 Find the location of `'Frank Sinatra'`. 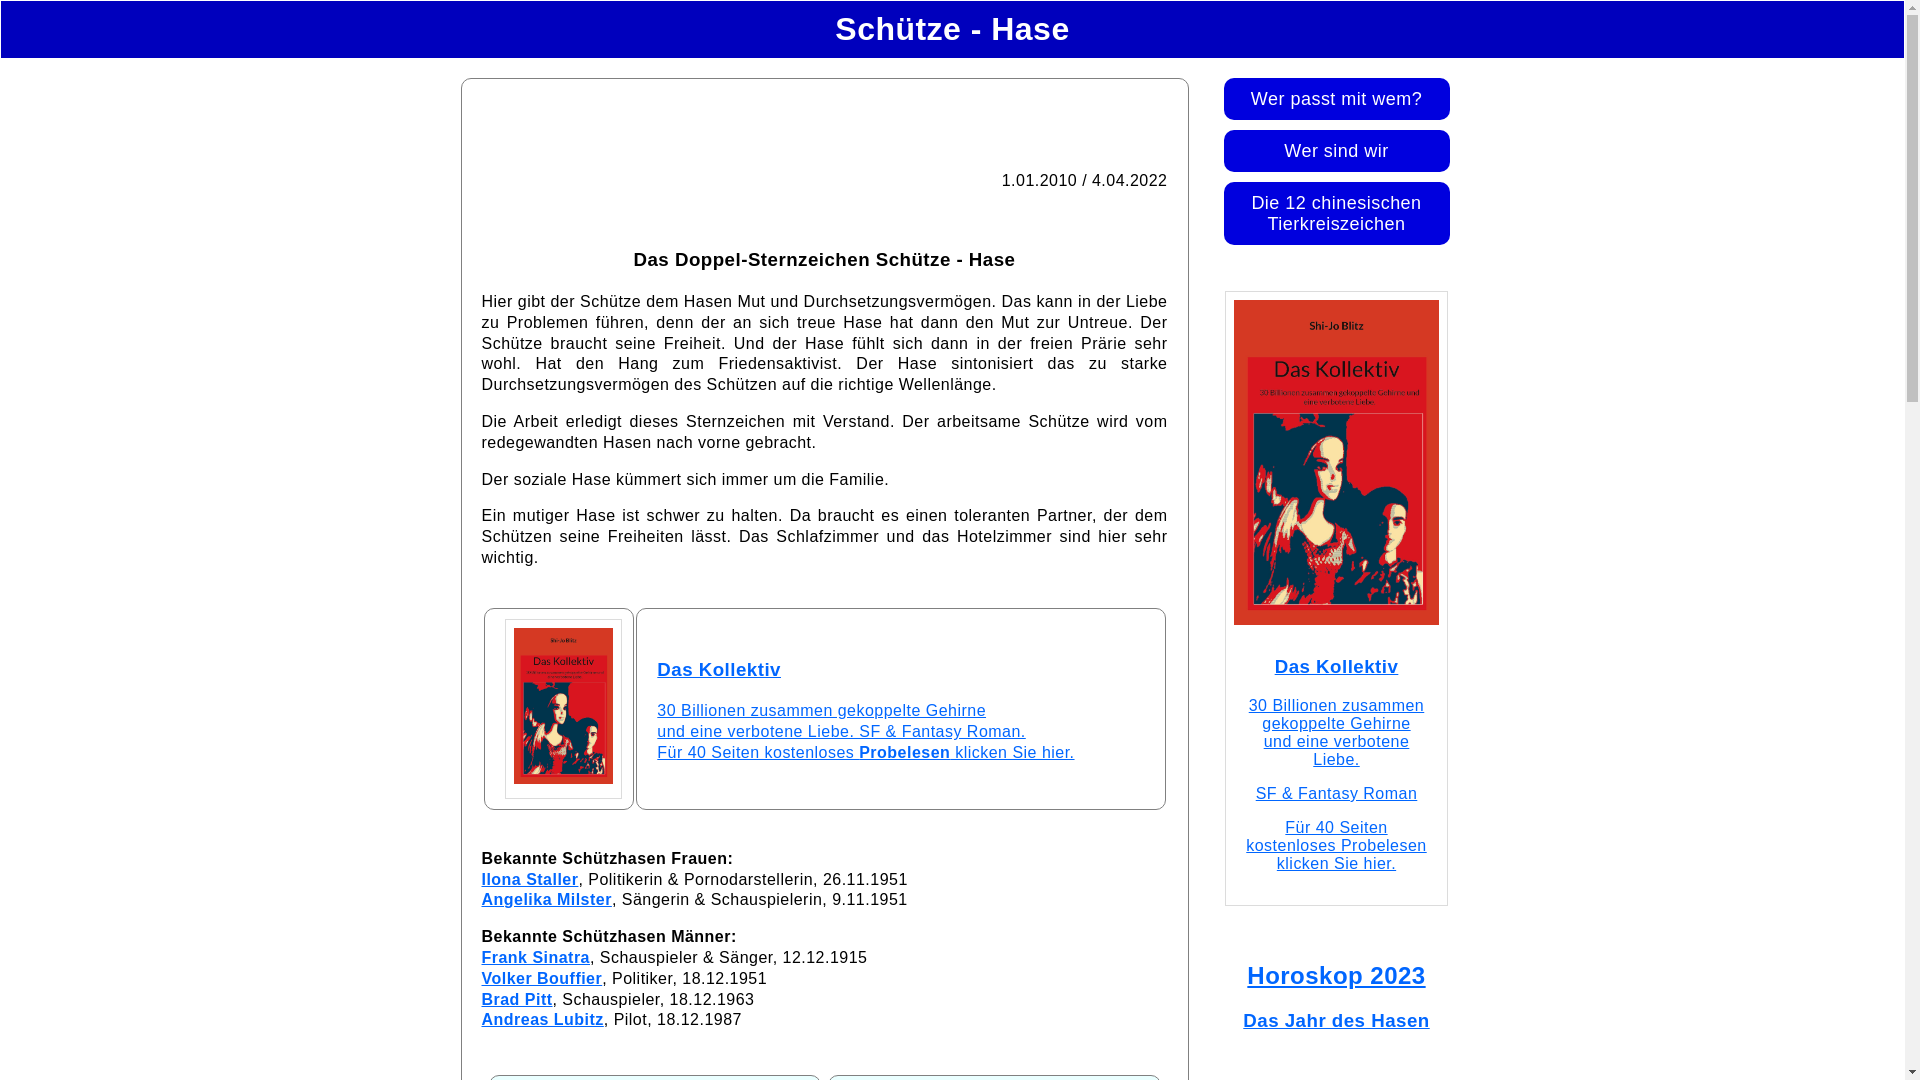

'Frank Sinatra' is located at coordinates (536, 956).